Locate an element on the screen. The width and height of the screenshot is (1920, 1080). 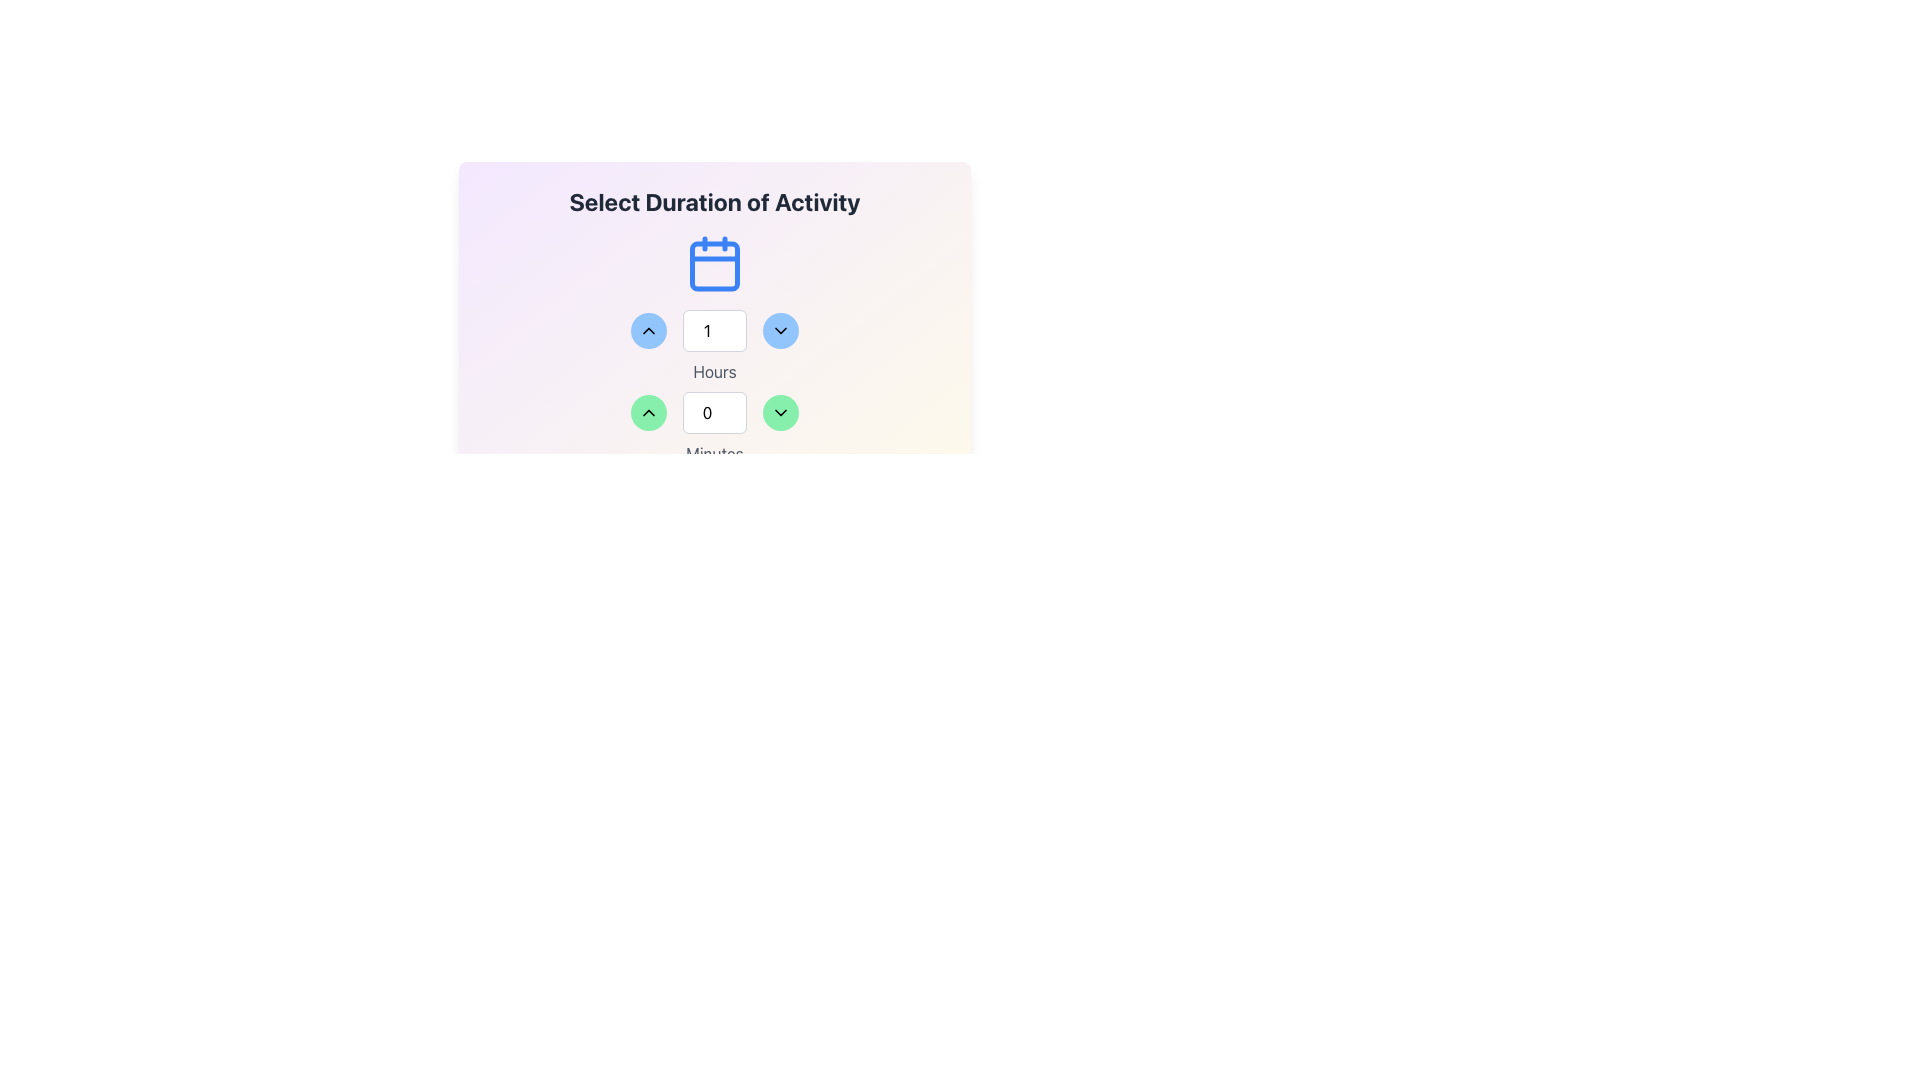
the icon within the button located to the right of the numeric '1' input box in the 'Select Duration of Activity' section is located at coordinates (780, 330).